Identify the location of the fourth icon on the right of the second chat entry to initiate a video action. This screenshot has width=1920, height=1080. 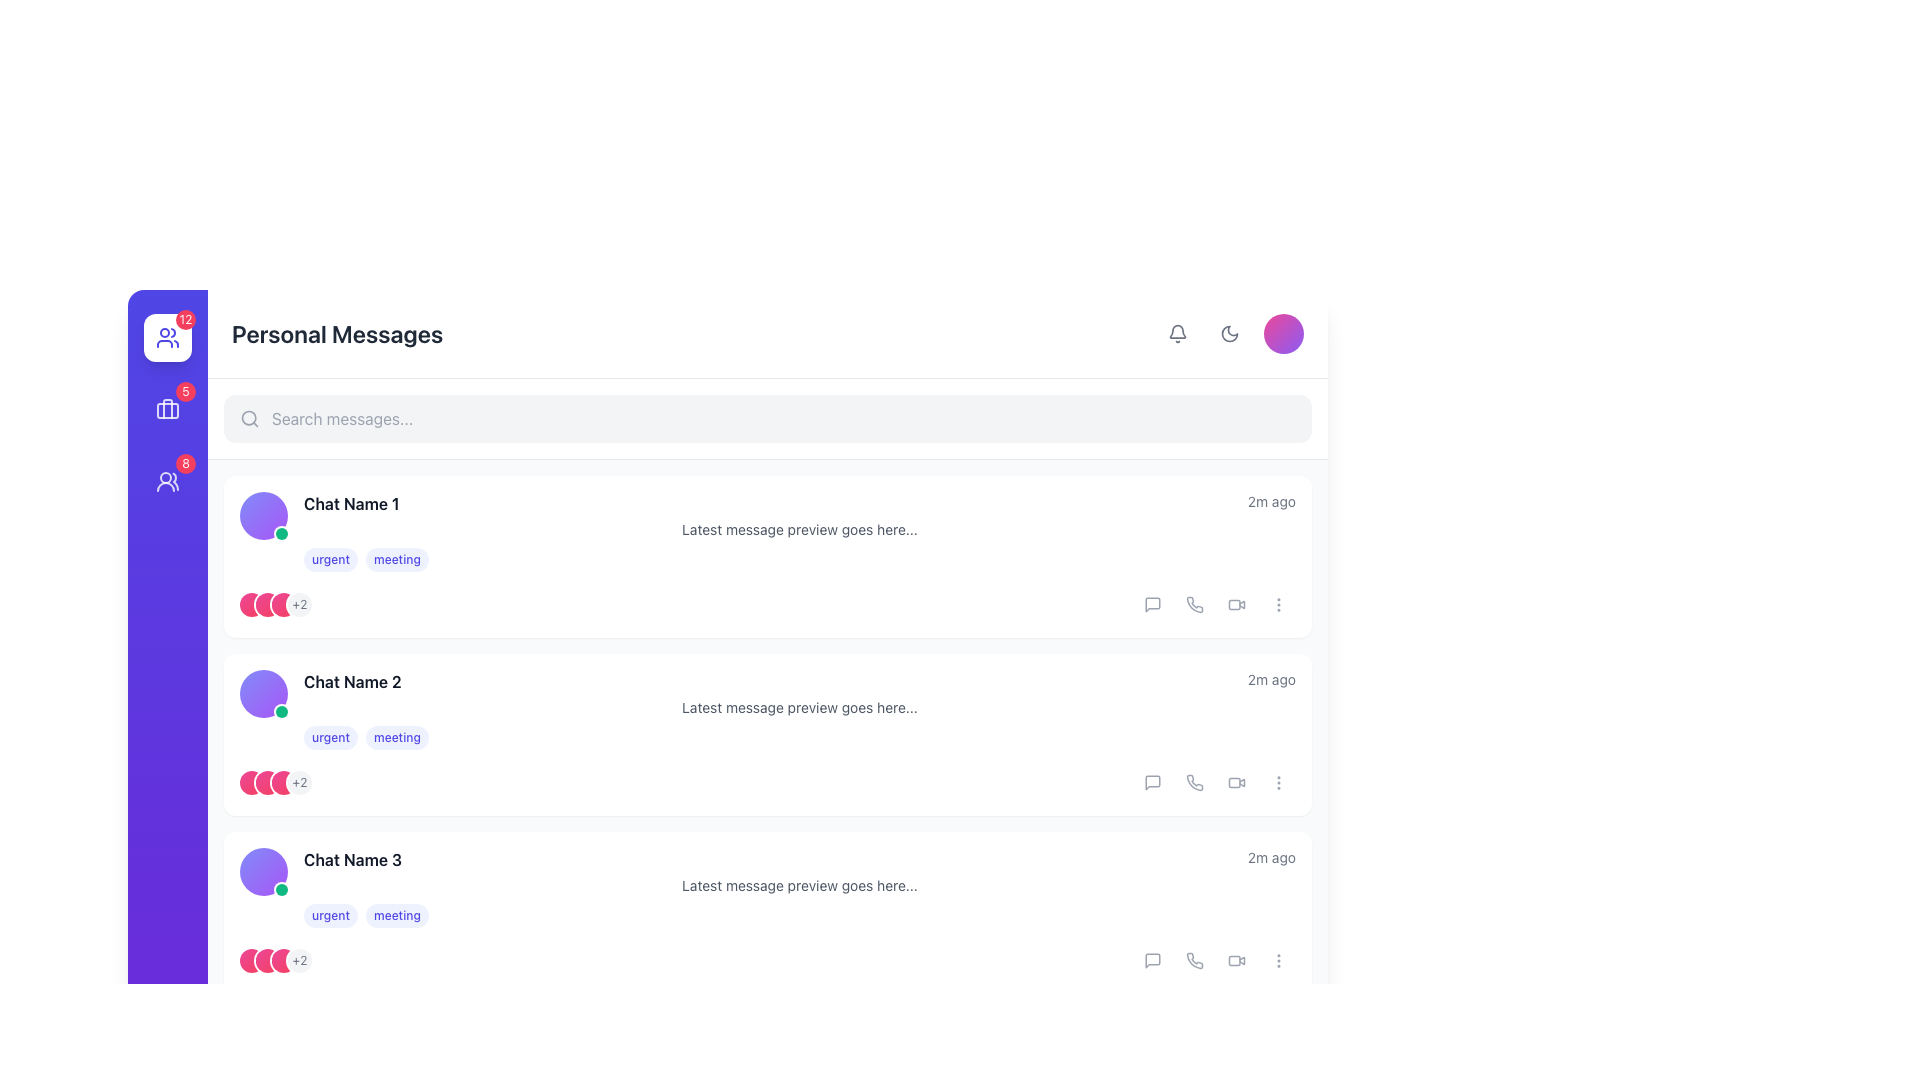
(1236, 782).